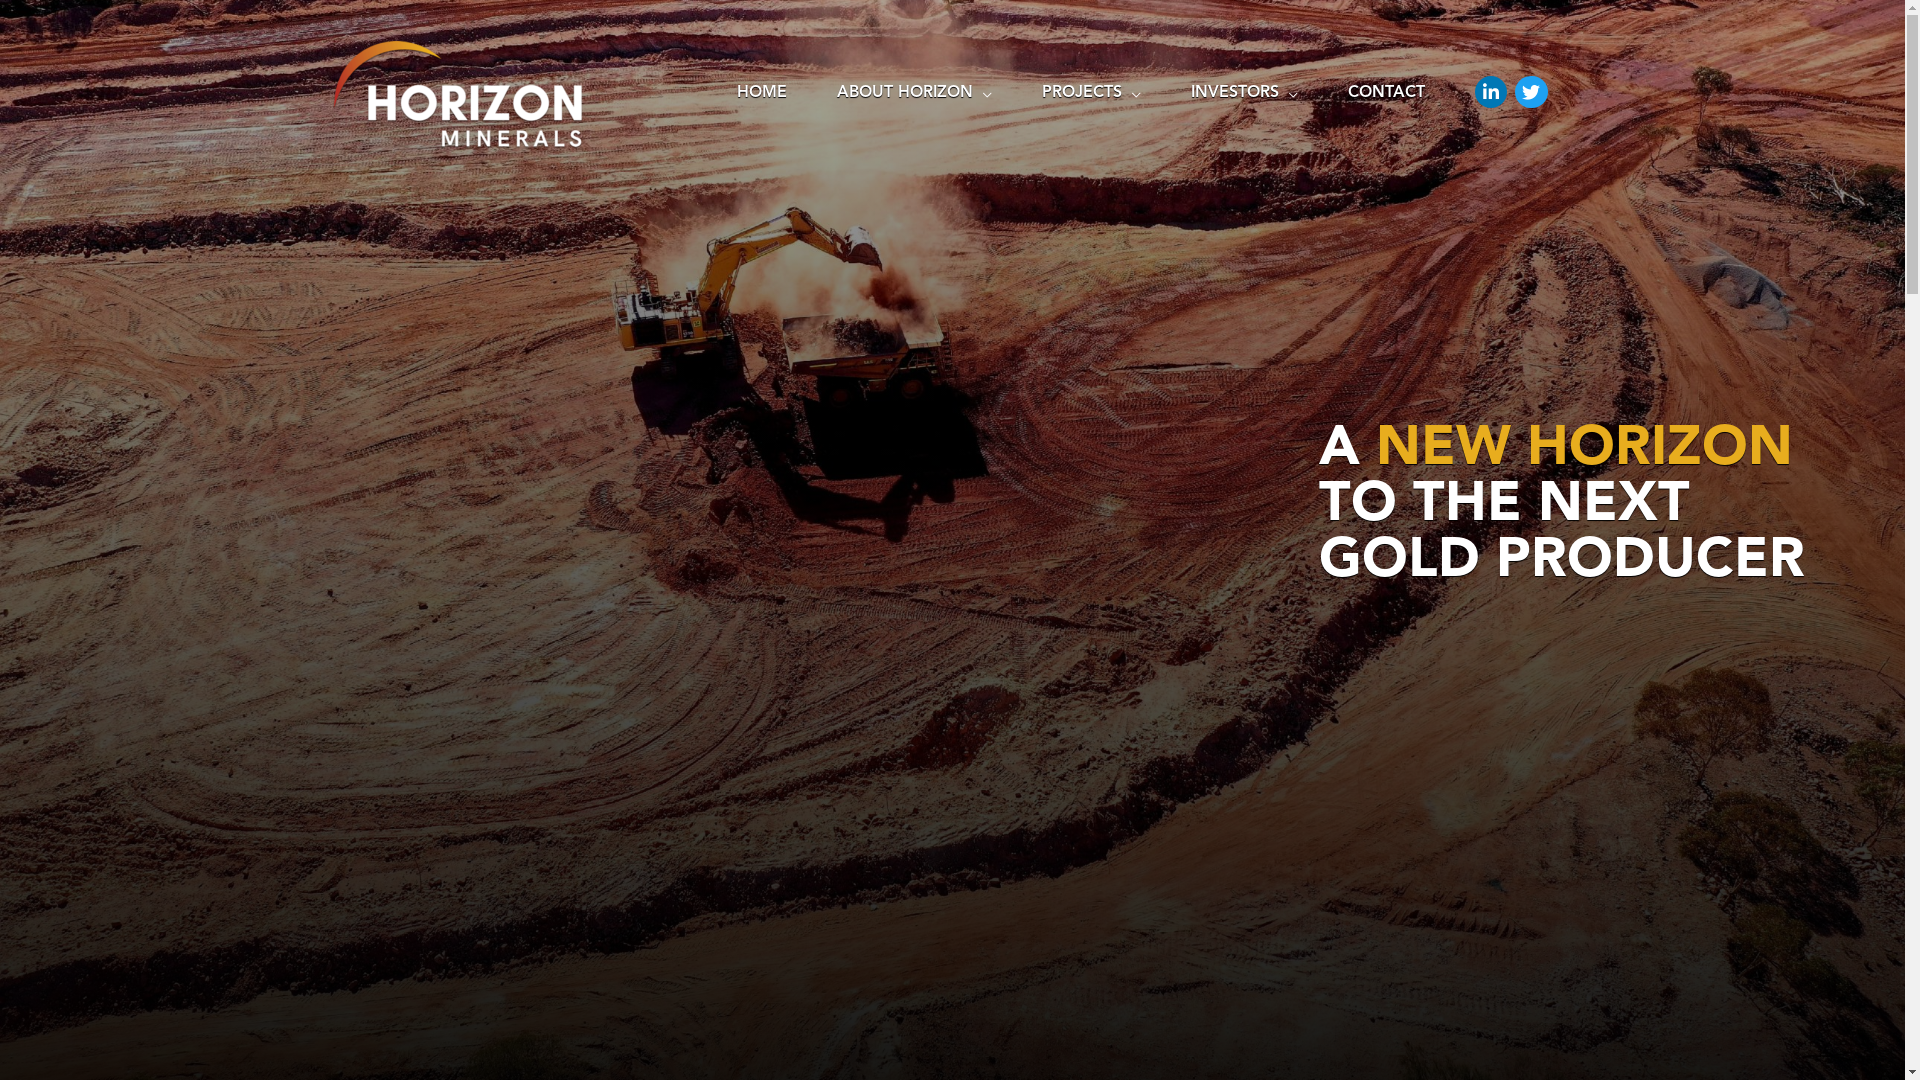 The image size is (1920, 1080). What do you see at coordinates (711, 95) in the screenshot?
I see `'HOME'` at bounding box center [711, 95].